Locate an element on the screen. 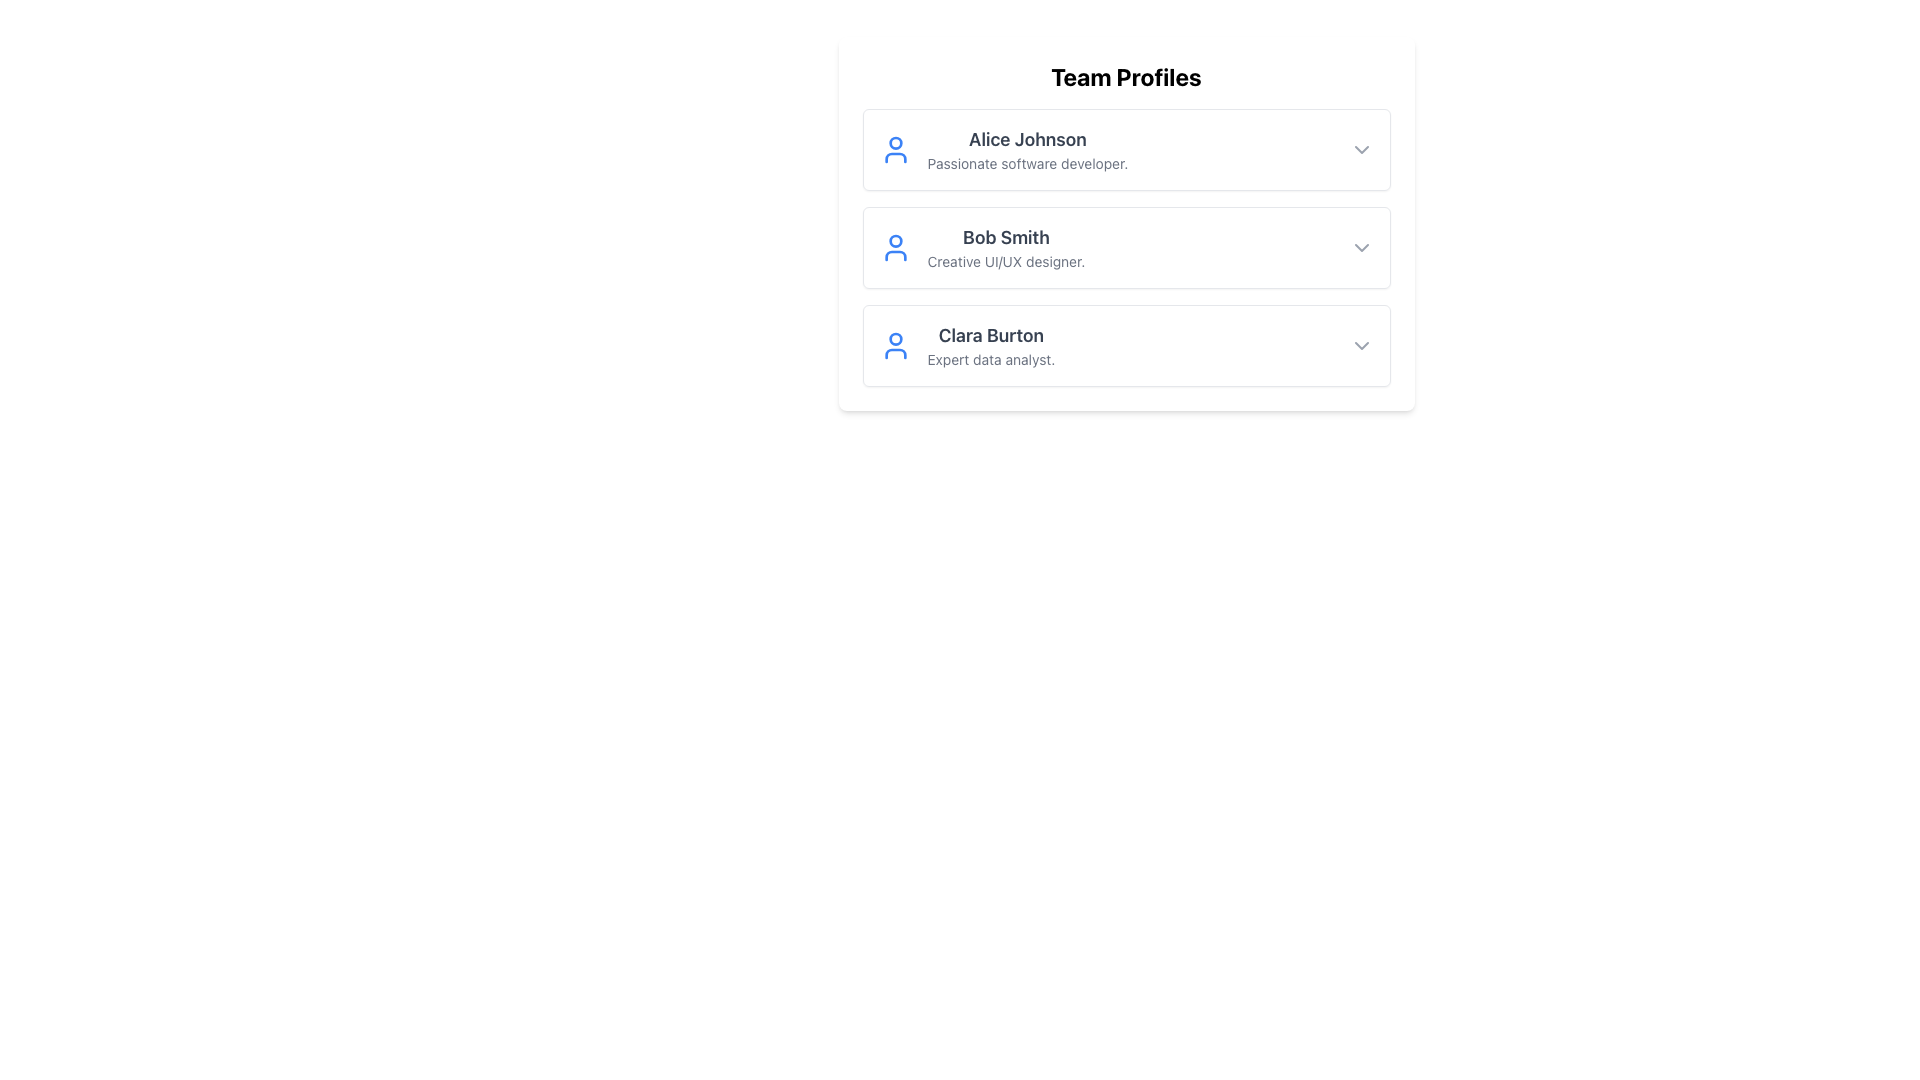 The width and height of the screenshot is (1920, 1080). the text block displaying 'Clara Burton' and 'Expert data analyst' which is the third entry in the team profiles list is located at coordinates (991, 345).